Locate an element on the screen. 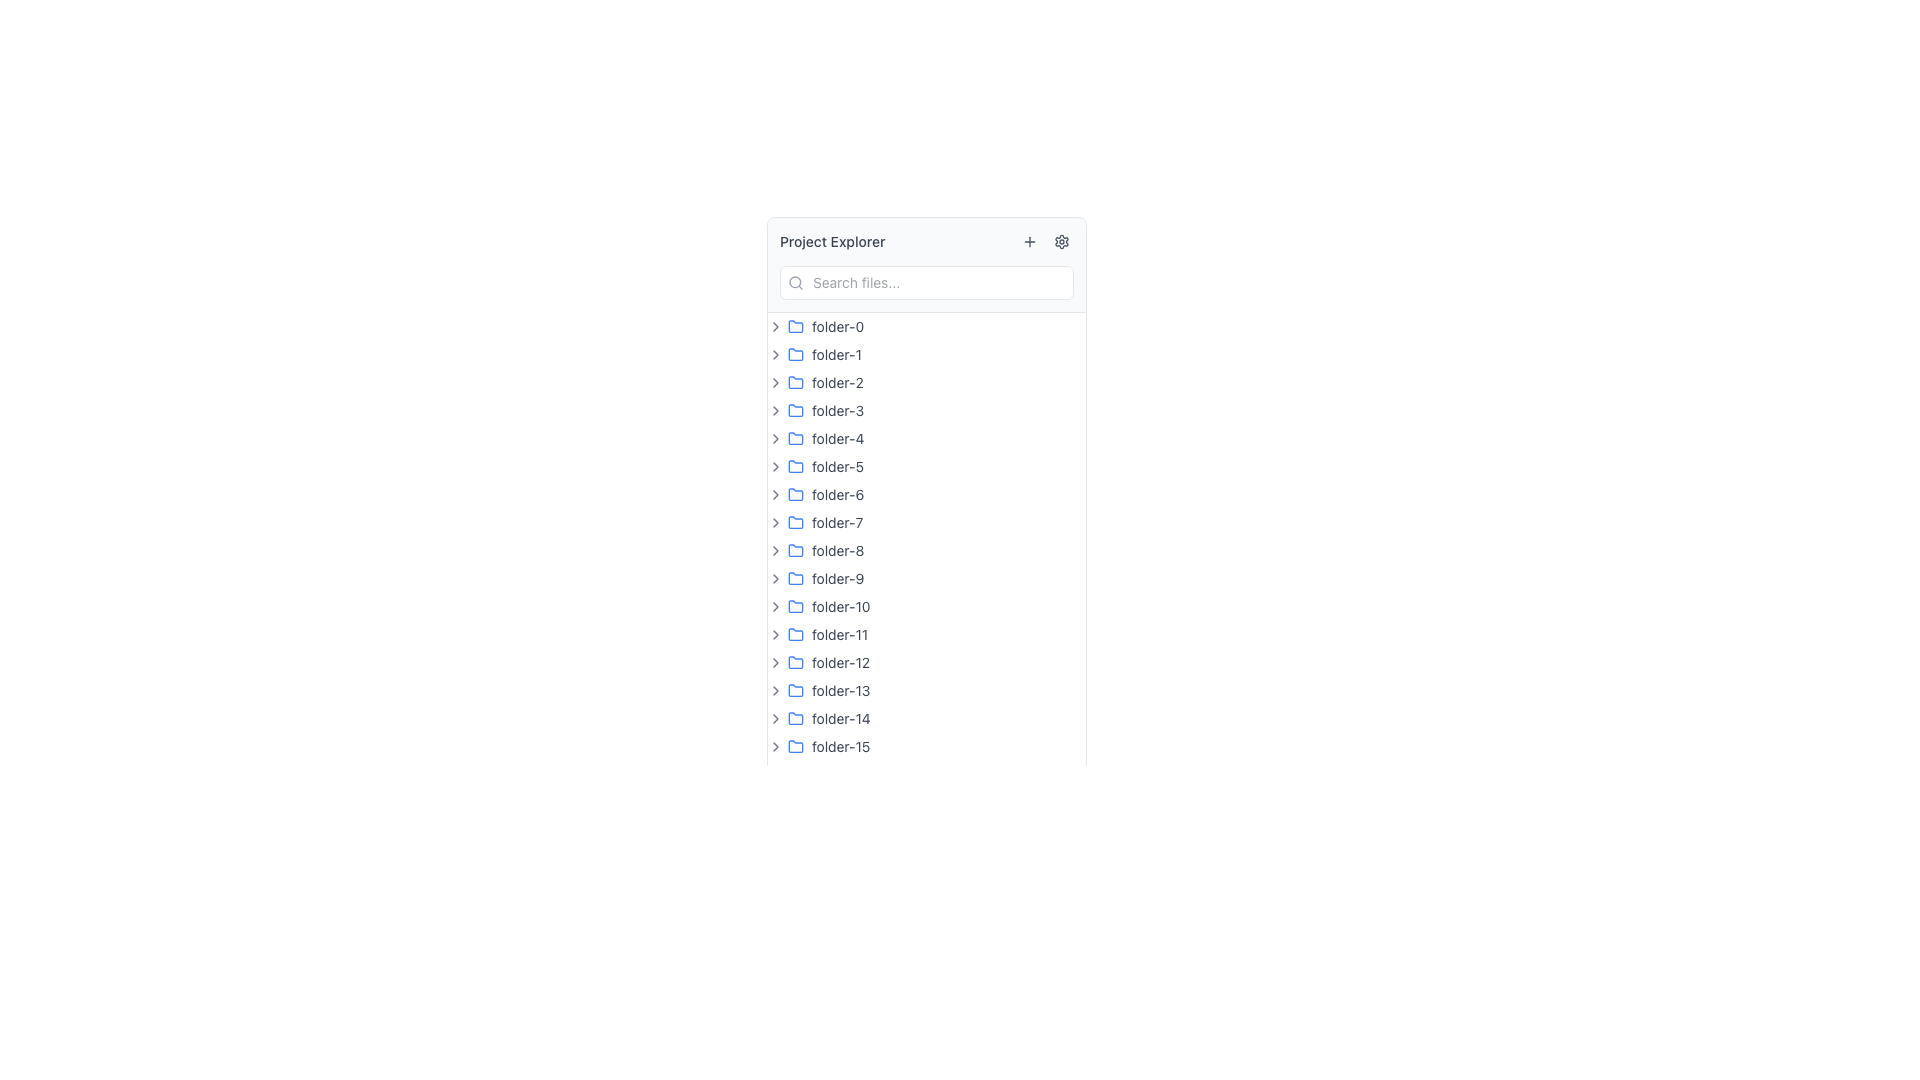 The height and width of the screenshot is (1080, 1920). the folder icon with a blue outline located beside the text 'folder-9' in the Project Explorer menu is located at coordinates (795, 578).